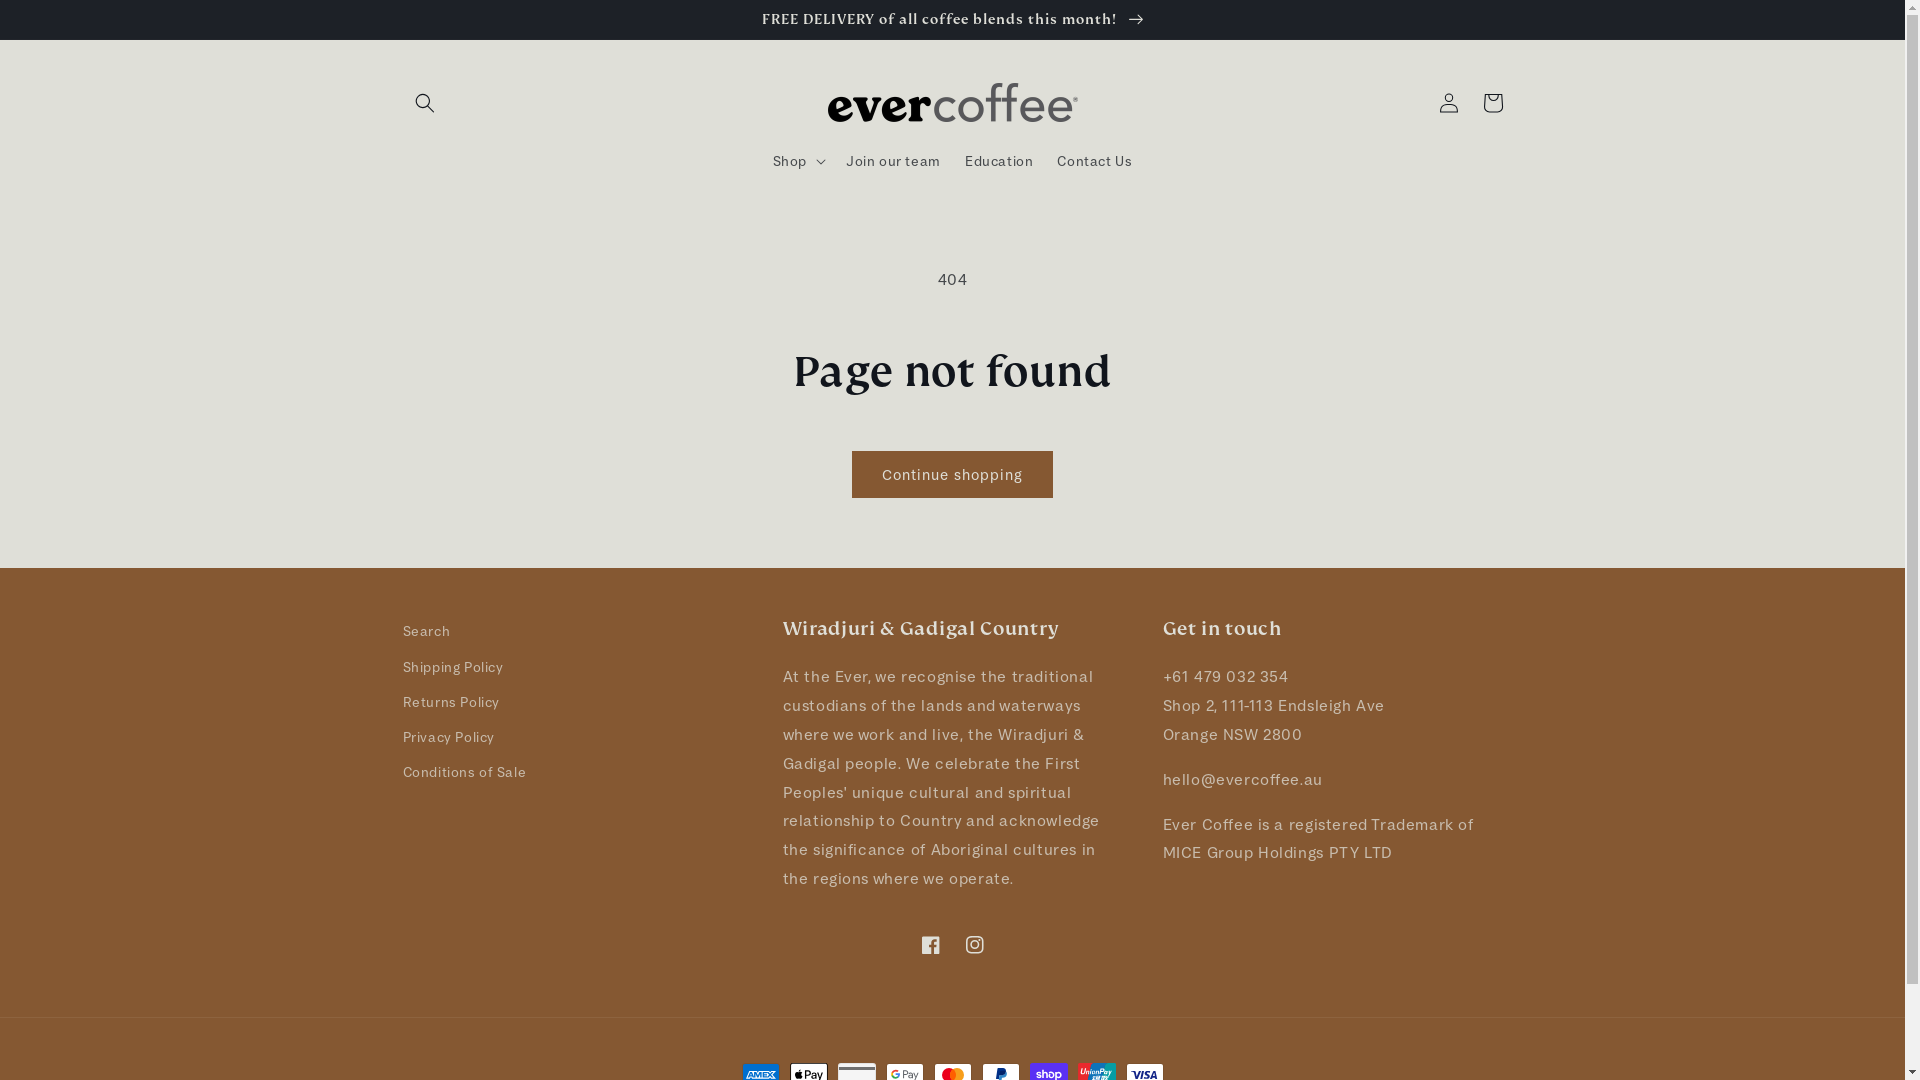  What do you see at coordinates (974, 945) in the screenshot?
I see `'Instagram'` at bounding box center [974, 945].